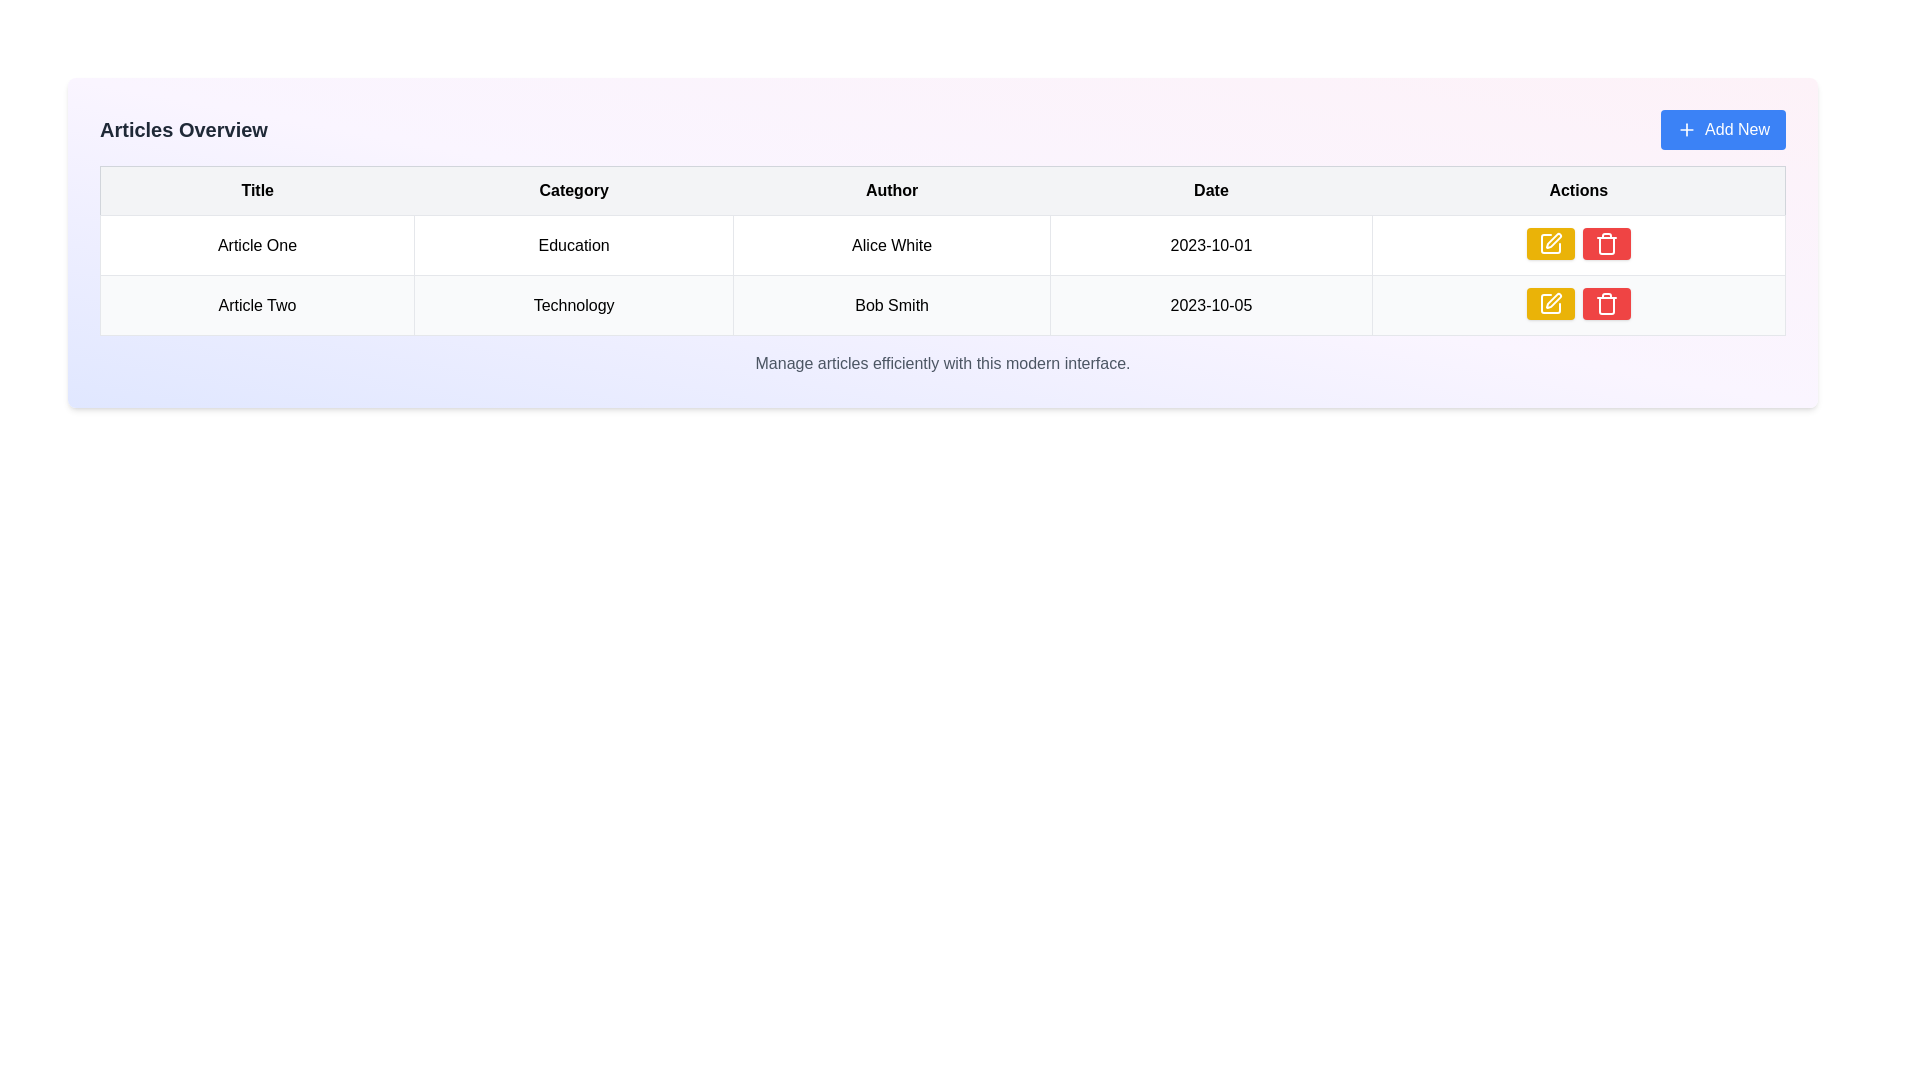 The image size is (1920, 1080). What do you see at coordinates (1607, 242) in the screenshot?
I see `the trash can icon button, which is the rightmost icon in the second row of the Actions column, to initiate a delete action` at bounding box center [1607, 242].